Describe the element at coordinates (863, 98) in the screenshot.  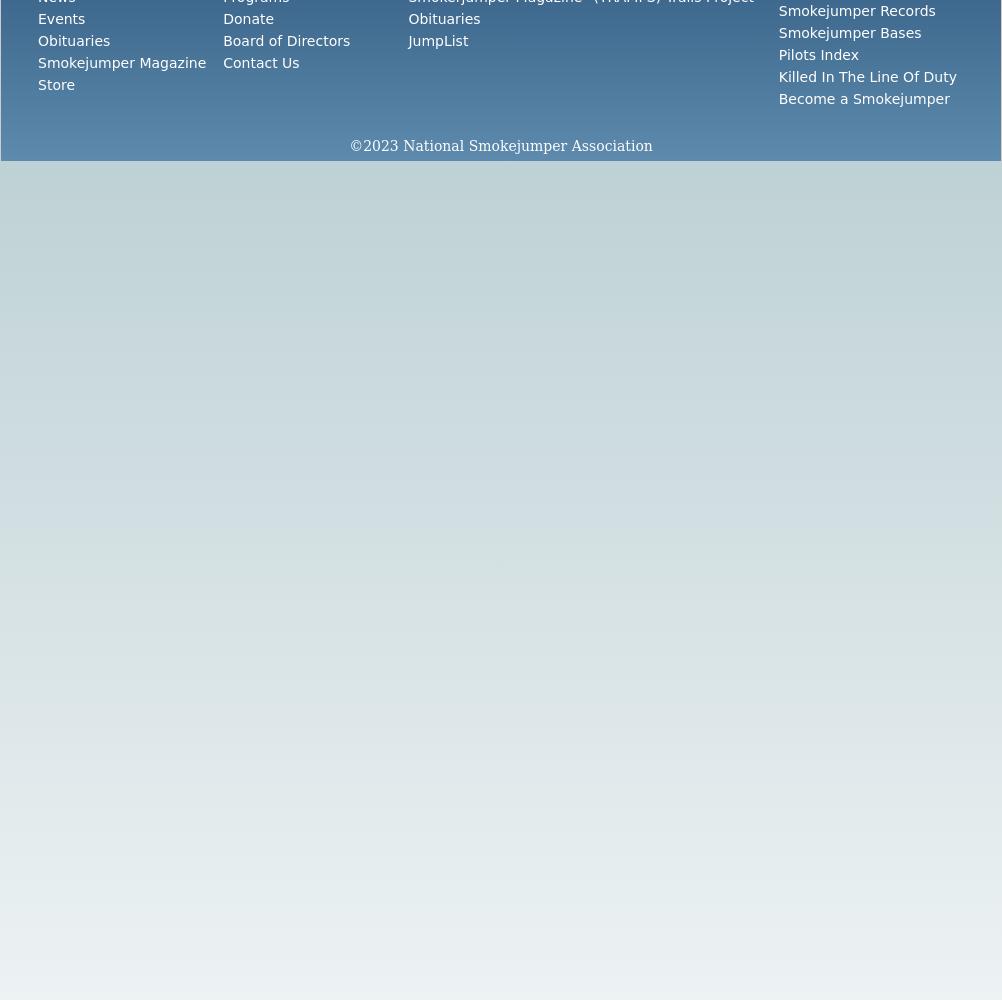
I see `'Become a Smokejumper'` at that location.